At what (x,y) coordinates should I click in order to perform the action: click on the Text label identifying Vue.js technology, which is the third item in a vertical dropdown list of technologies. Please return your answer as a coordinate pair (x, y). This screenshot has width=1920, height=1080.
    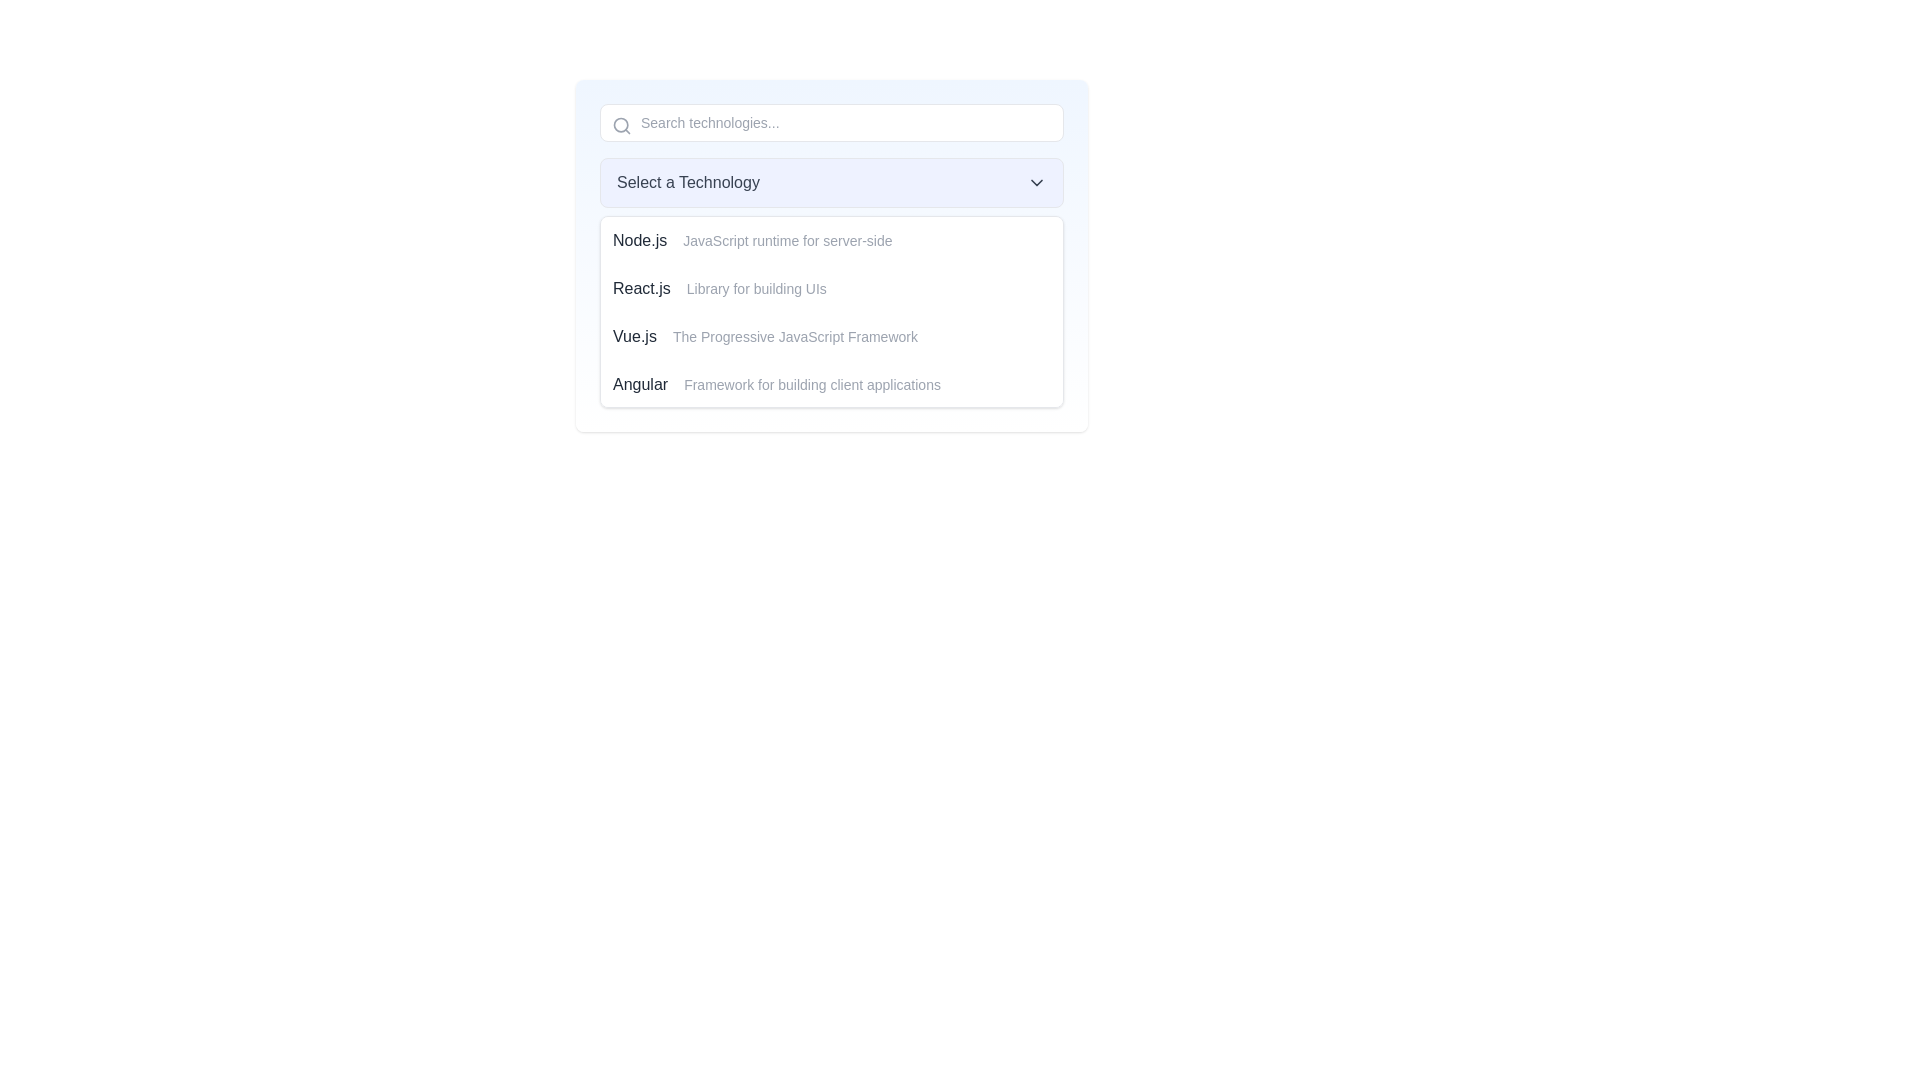
    Looking at the image, I should click on (633, 335).